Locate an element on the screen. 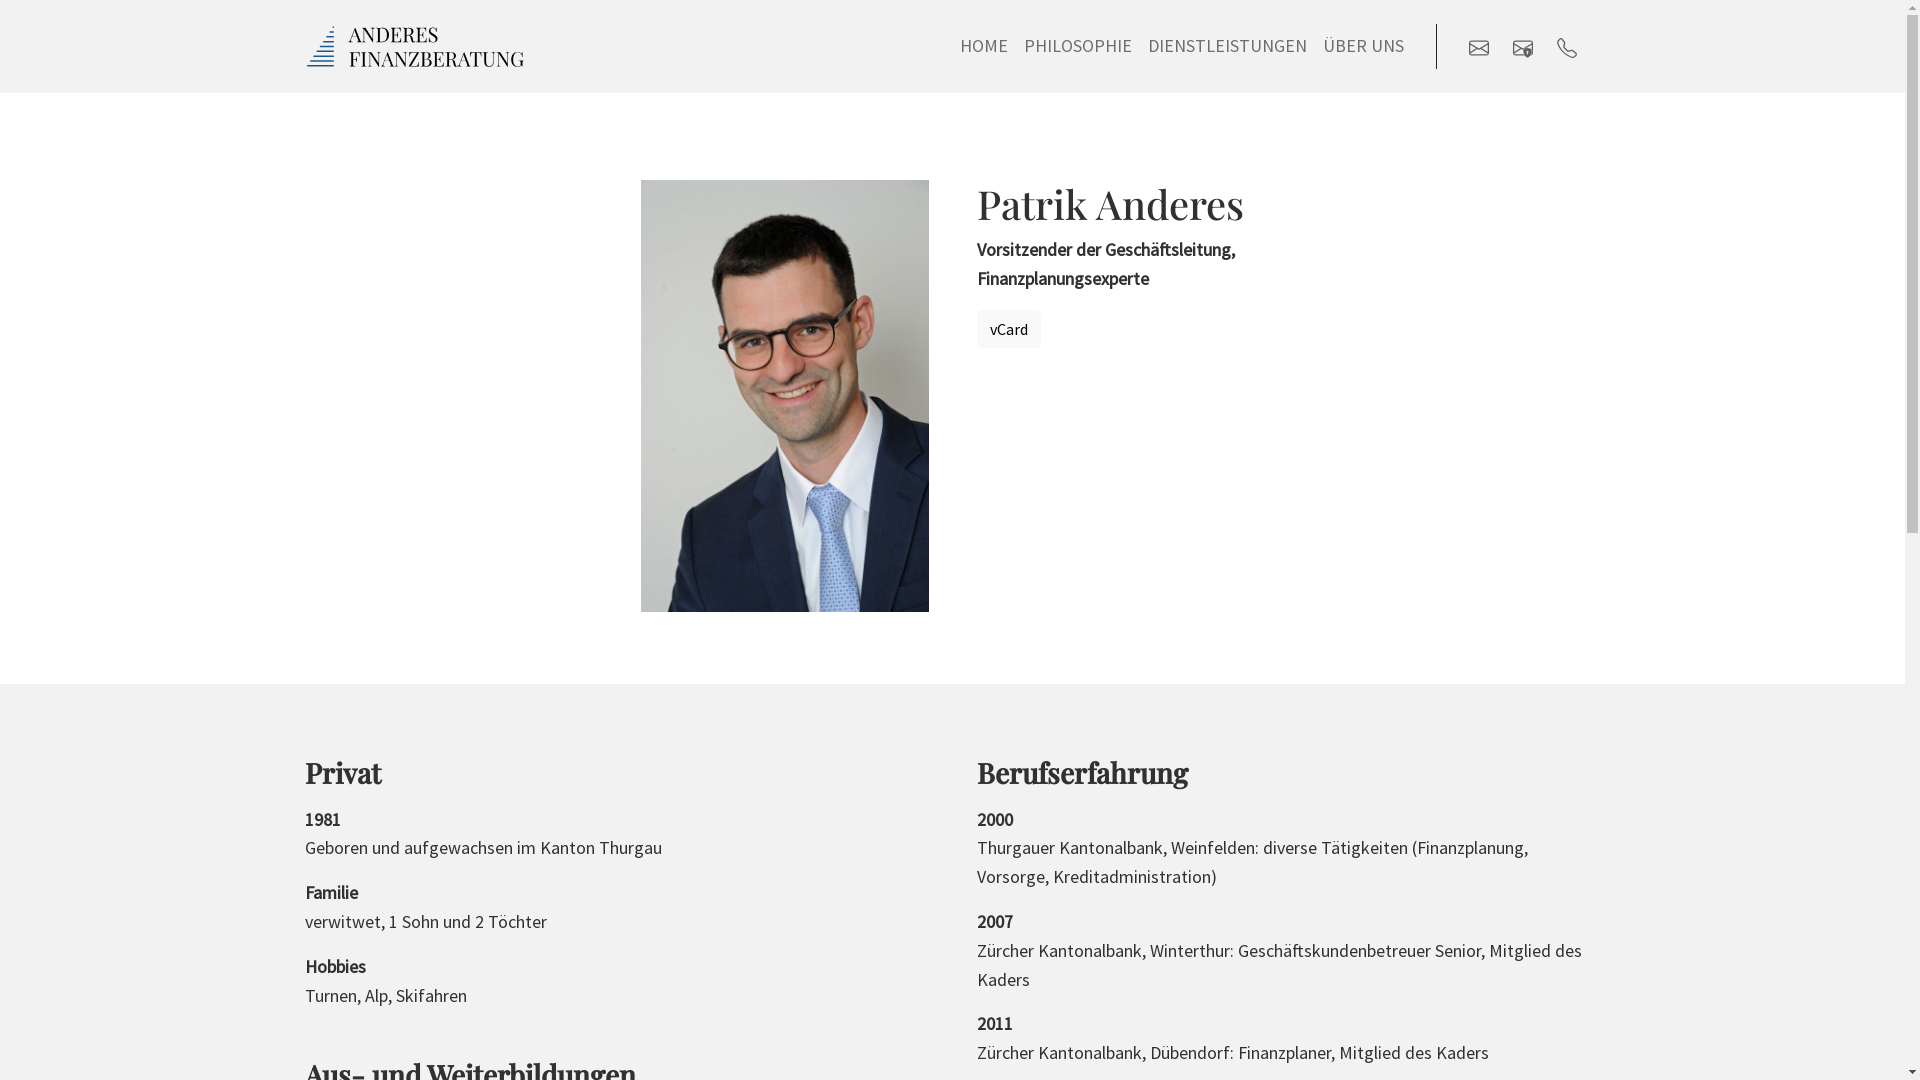 The height and width of the screenshot is (1080, 1920). 'vCard' is located at coordinates (1008, 327).